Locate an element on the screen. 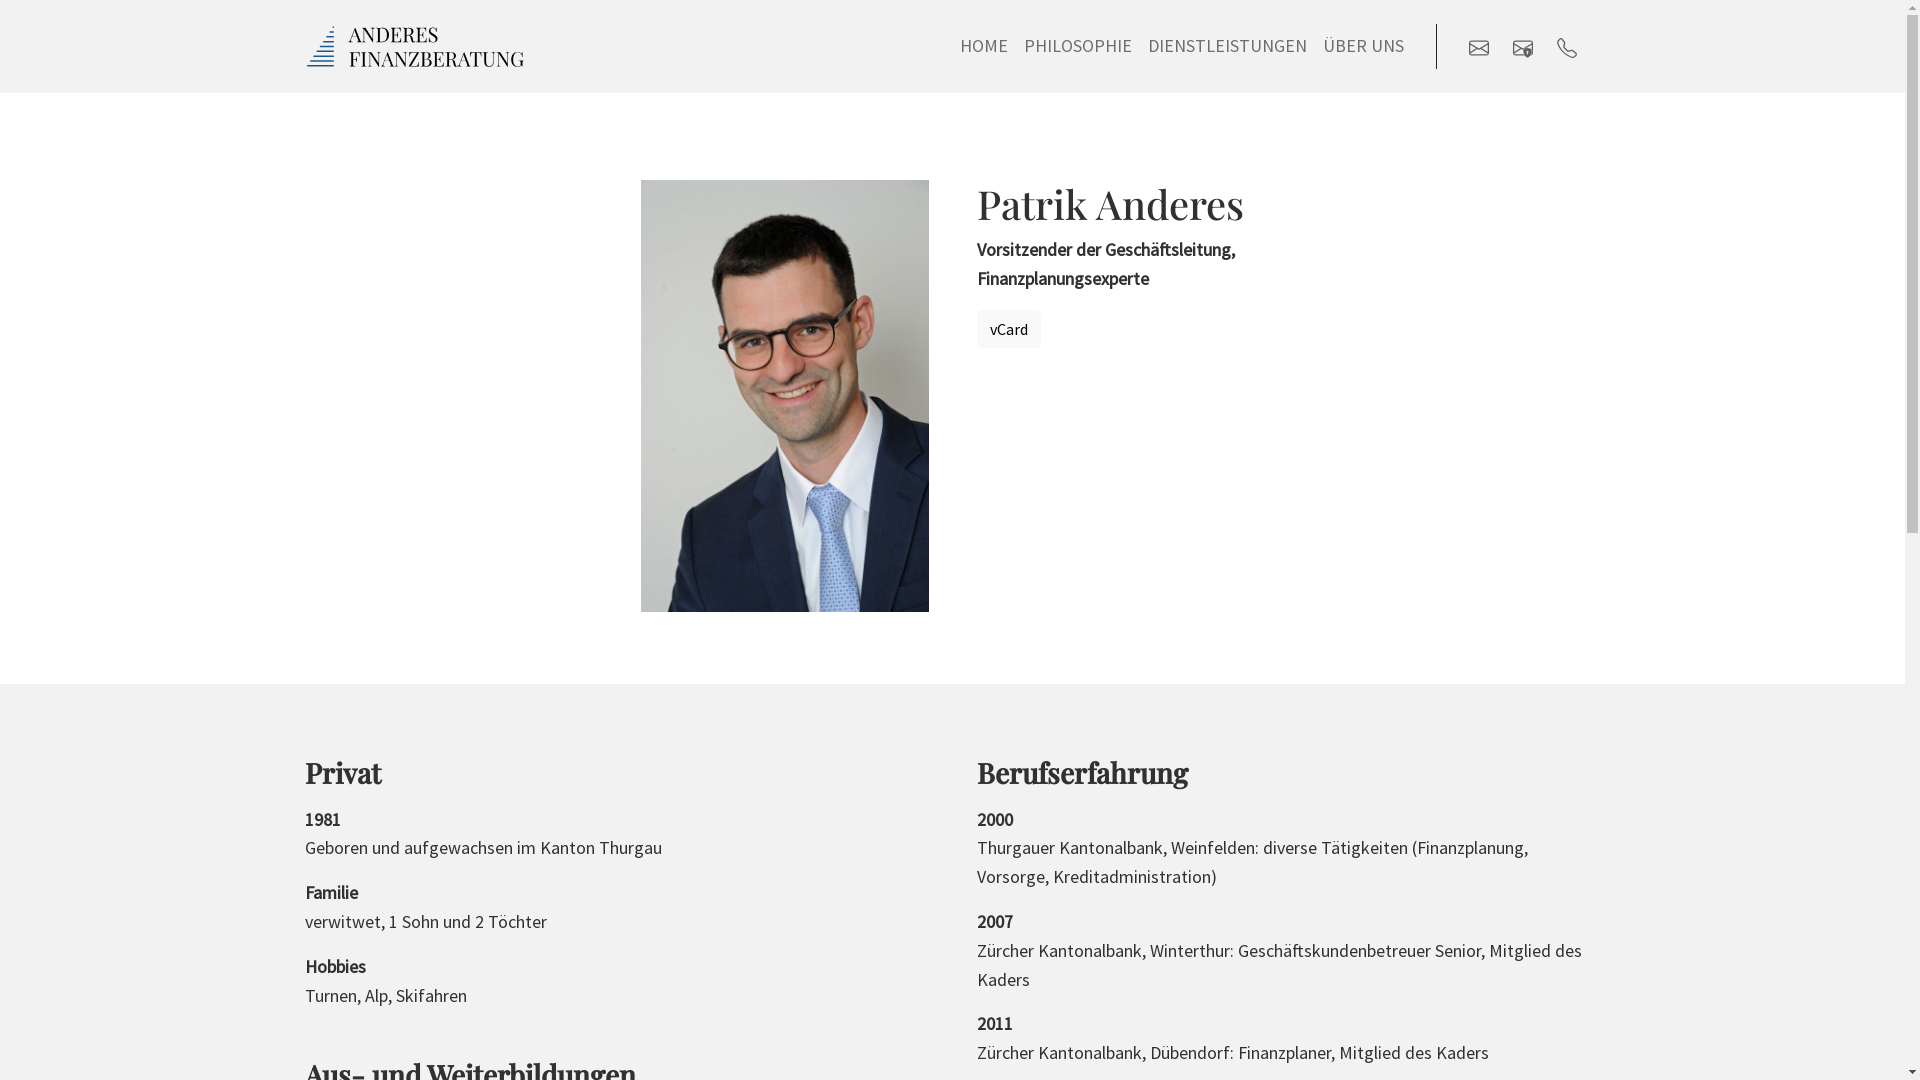 The height and width of the screenshot is (1080, 1920). 'vCard' is located at coordinates (1008, 327).